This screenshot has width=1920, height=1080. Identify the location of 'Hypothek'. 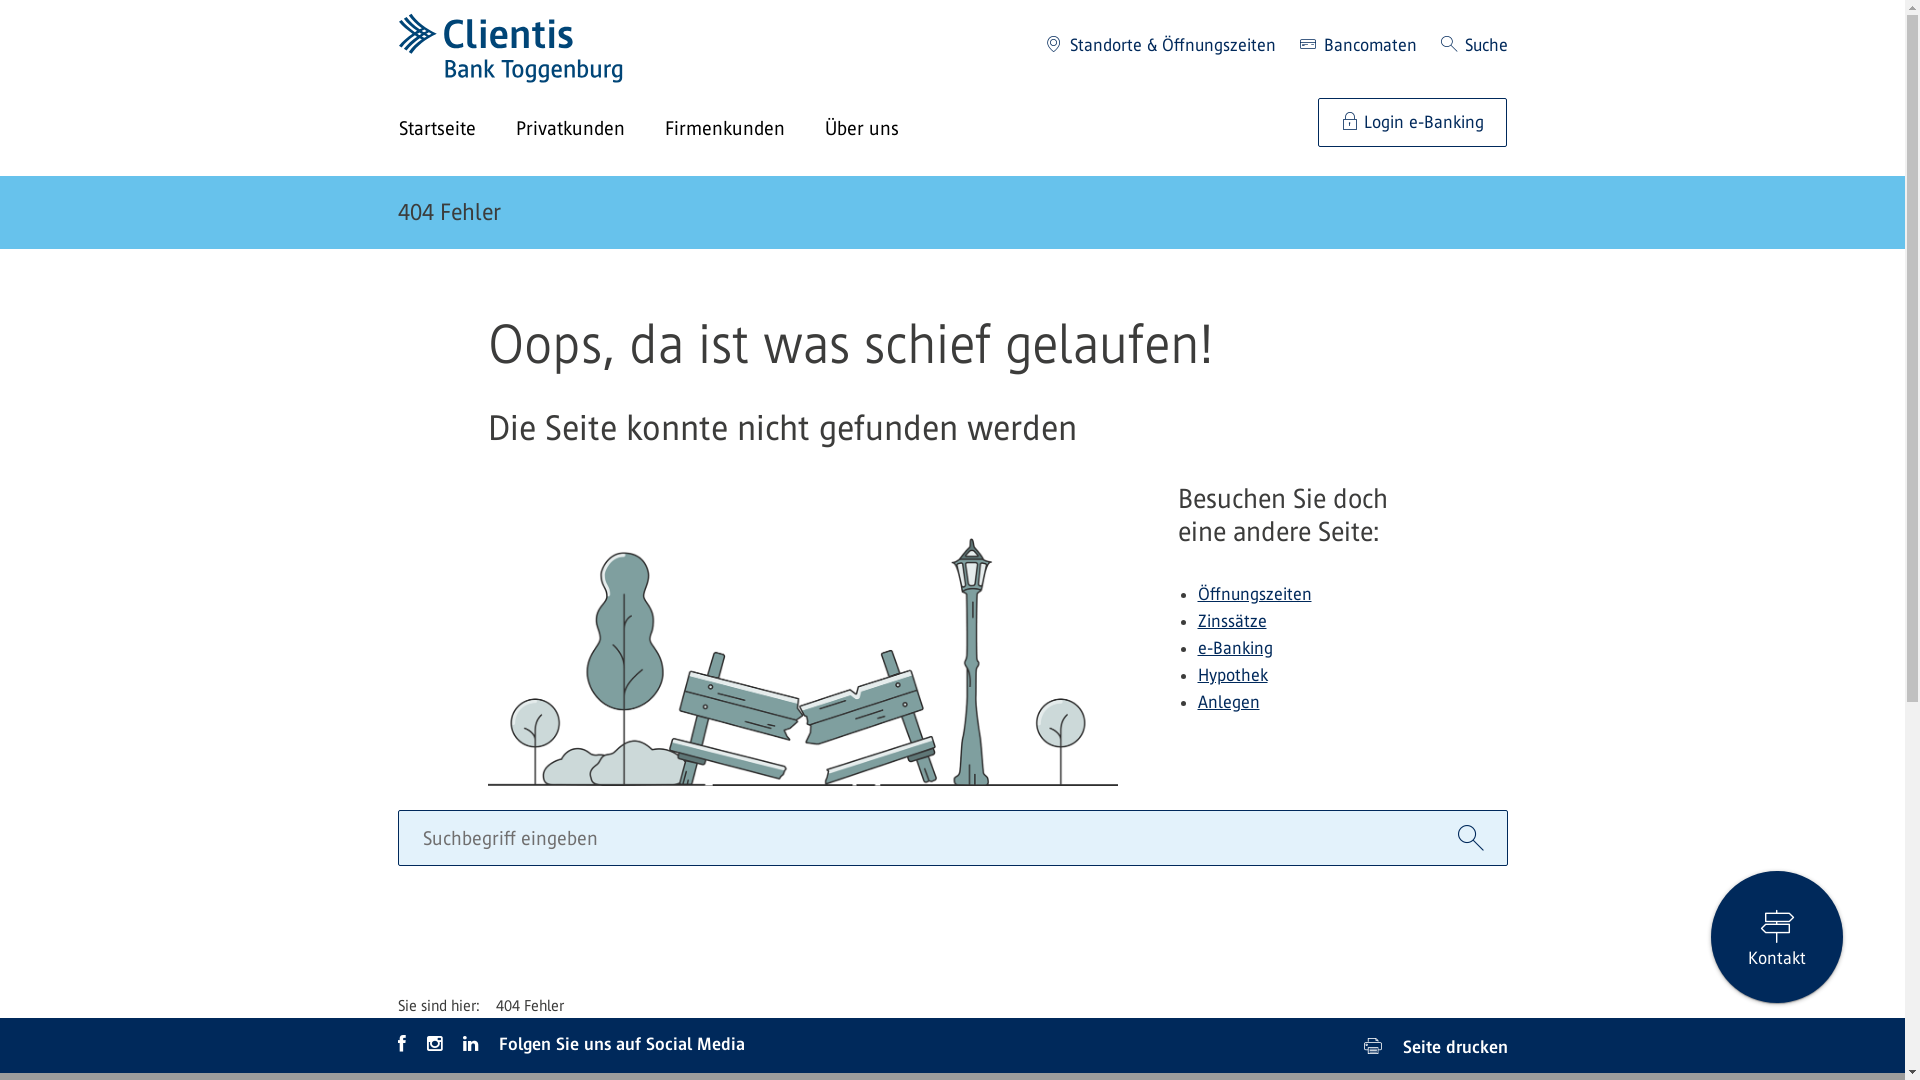
(1232, 675).